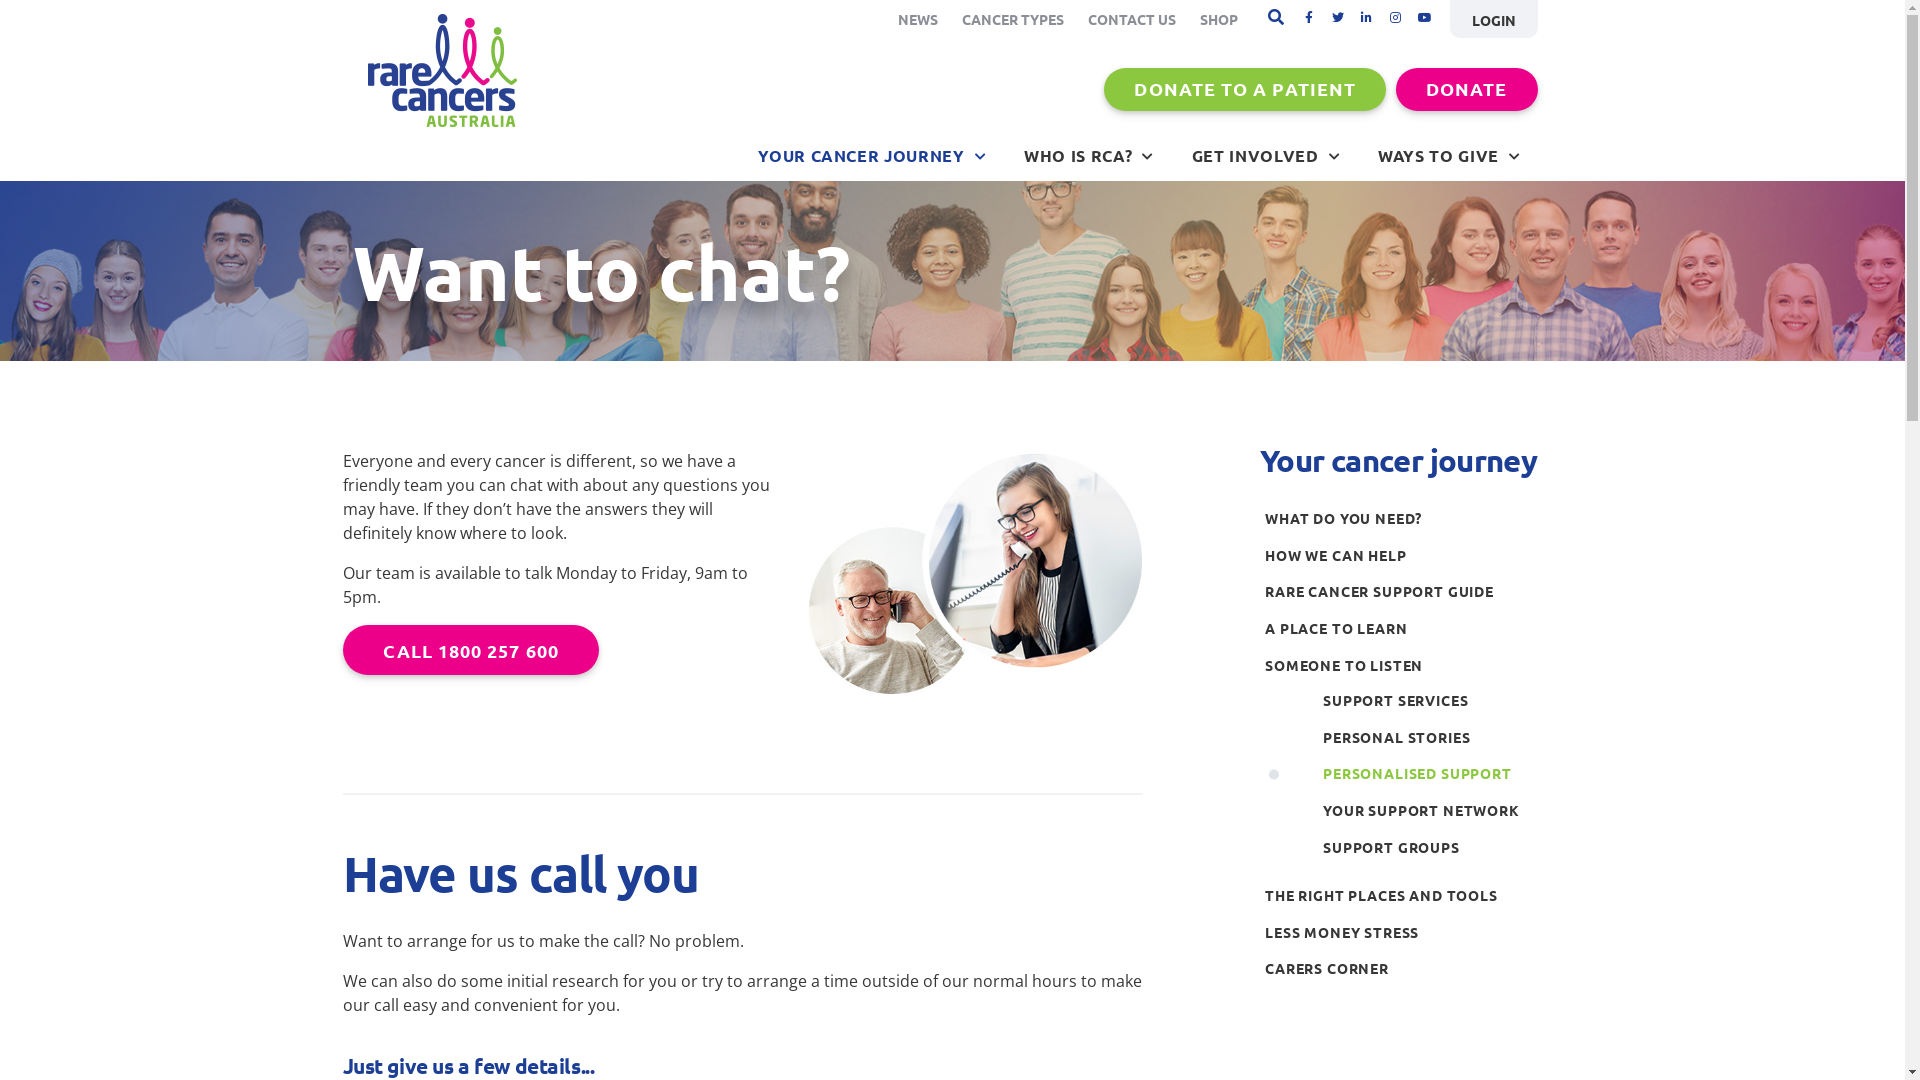 This screenshot has height=1080, width=1920. I want to click on 'SUPPORT SERVICES', so click(1434, 699).